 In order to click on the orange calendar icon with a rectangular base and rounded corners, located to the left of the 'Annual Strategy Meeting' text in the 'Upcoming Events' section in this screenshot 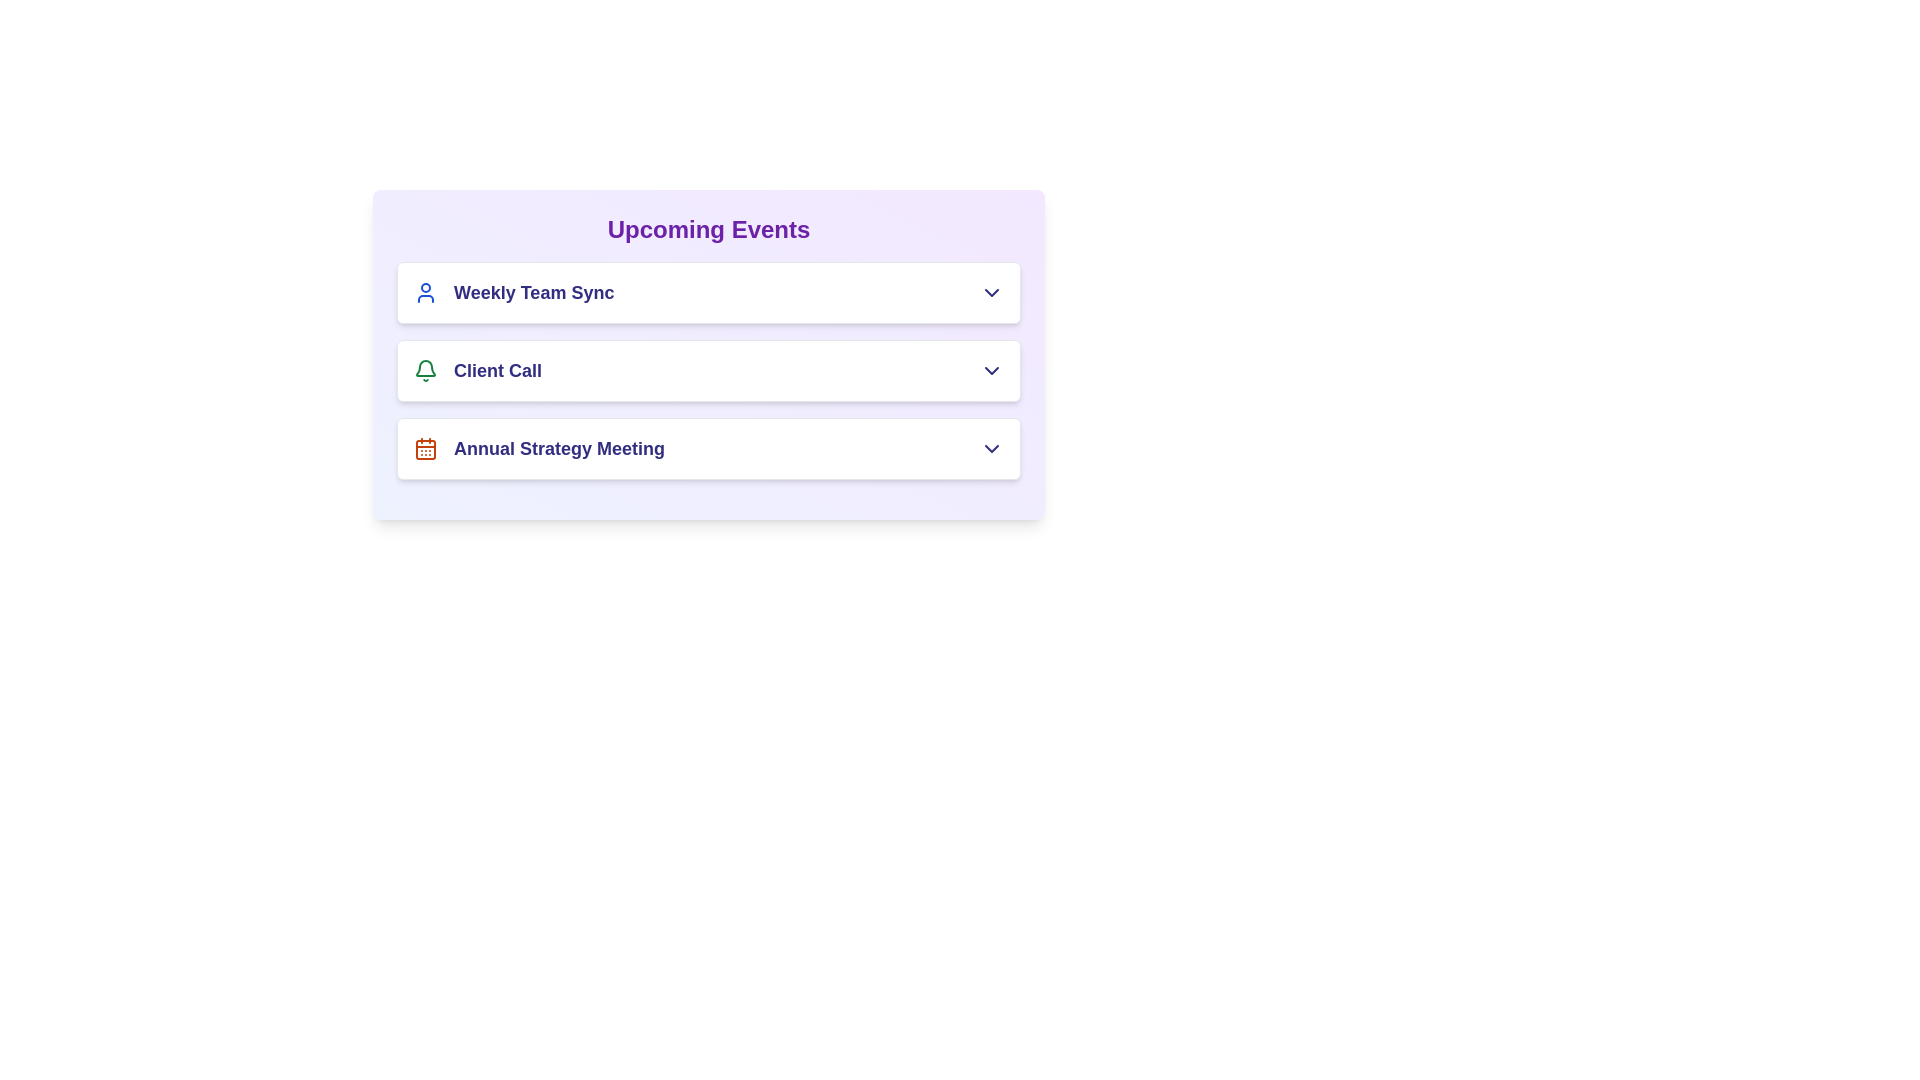, I will do `click(425, 447)`.